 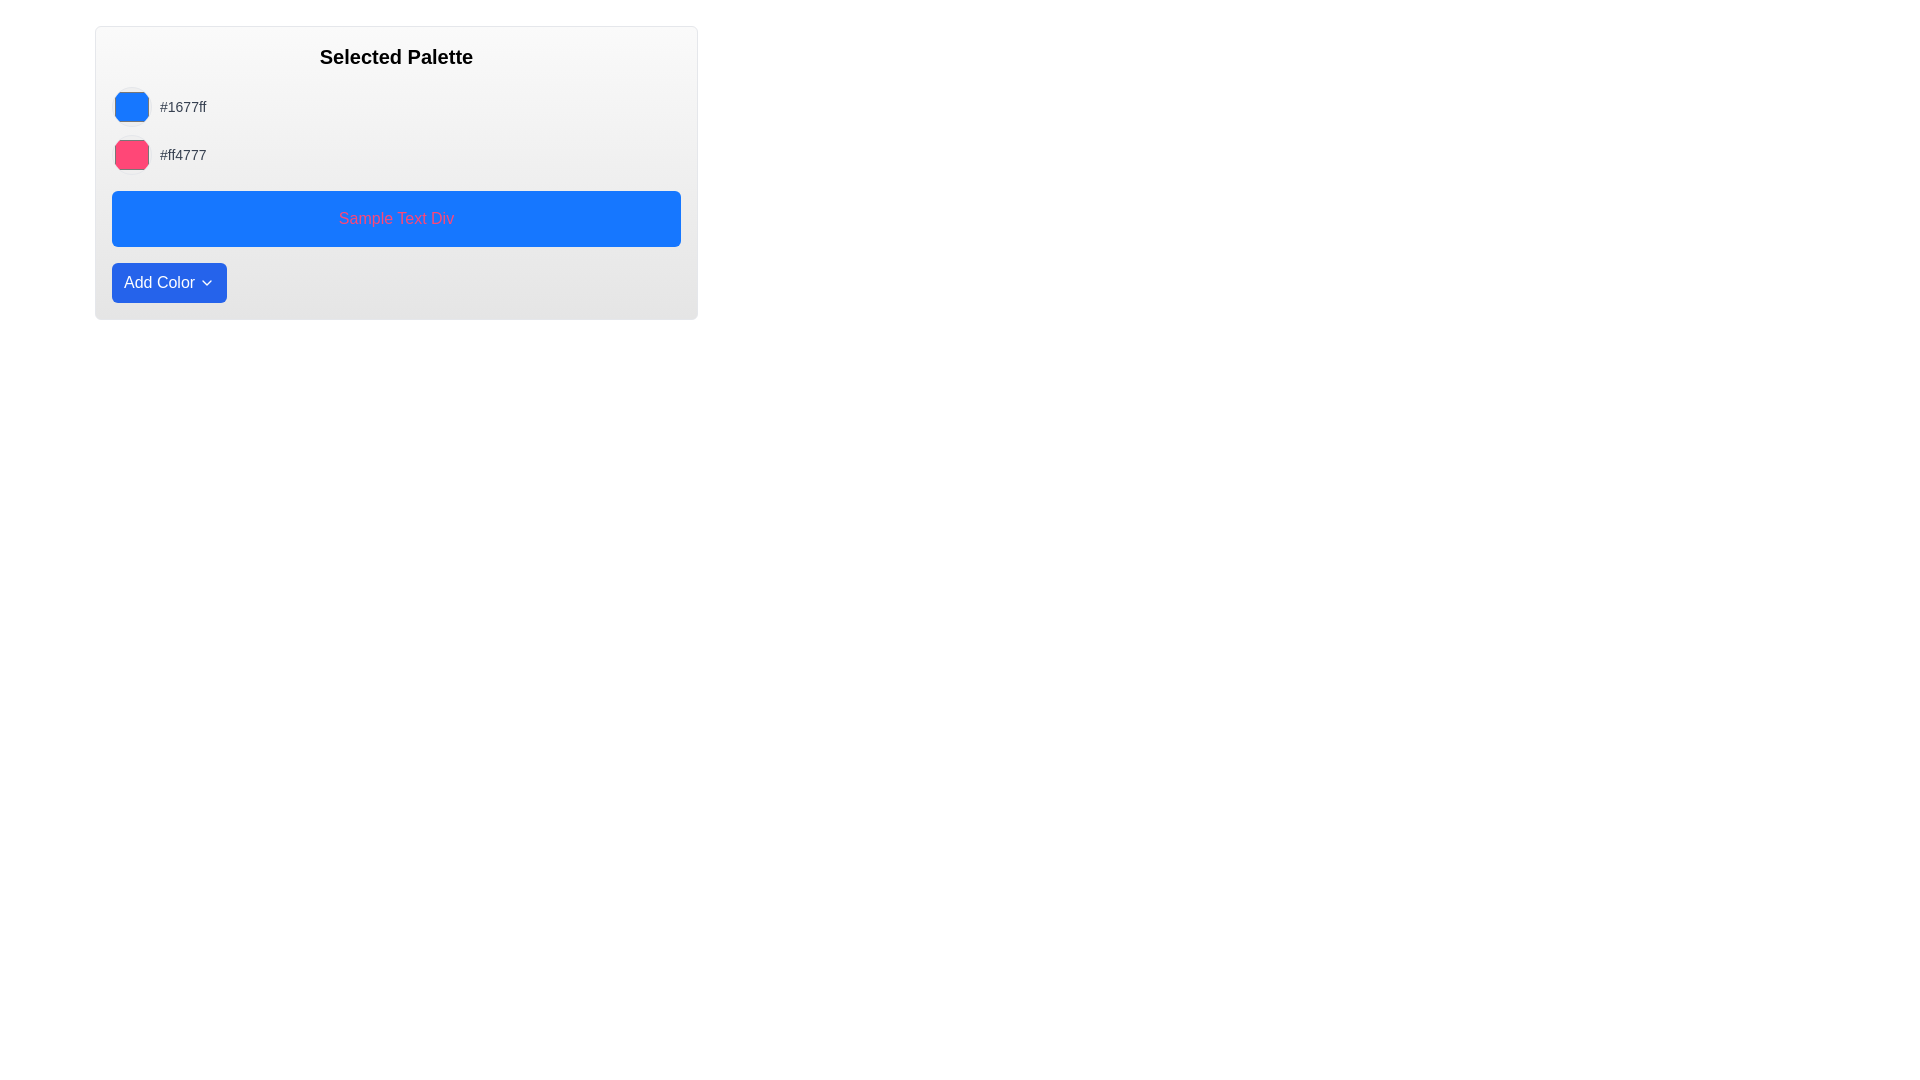 I want to click on the first circular pink button in the color palette selector, so click(x=131, y=153).